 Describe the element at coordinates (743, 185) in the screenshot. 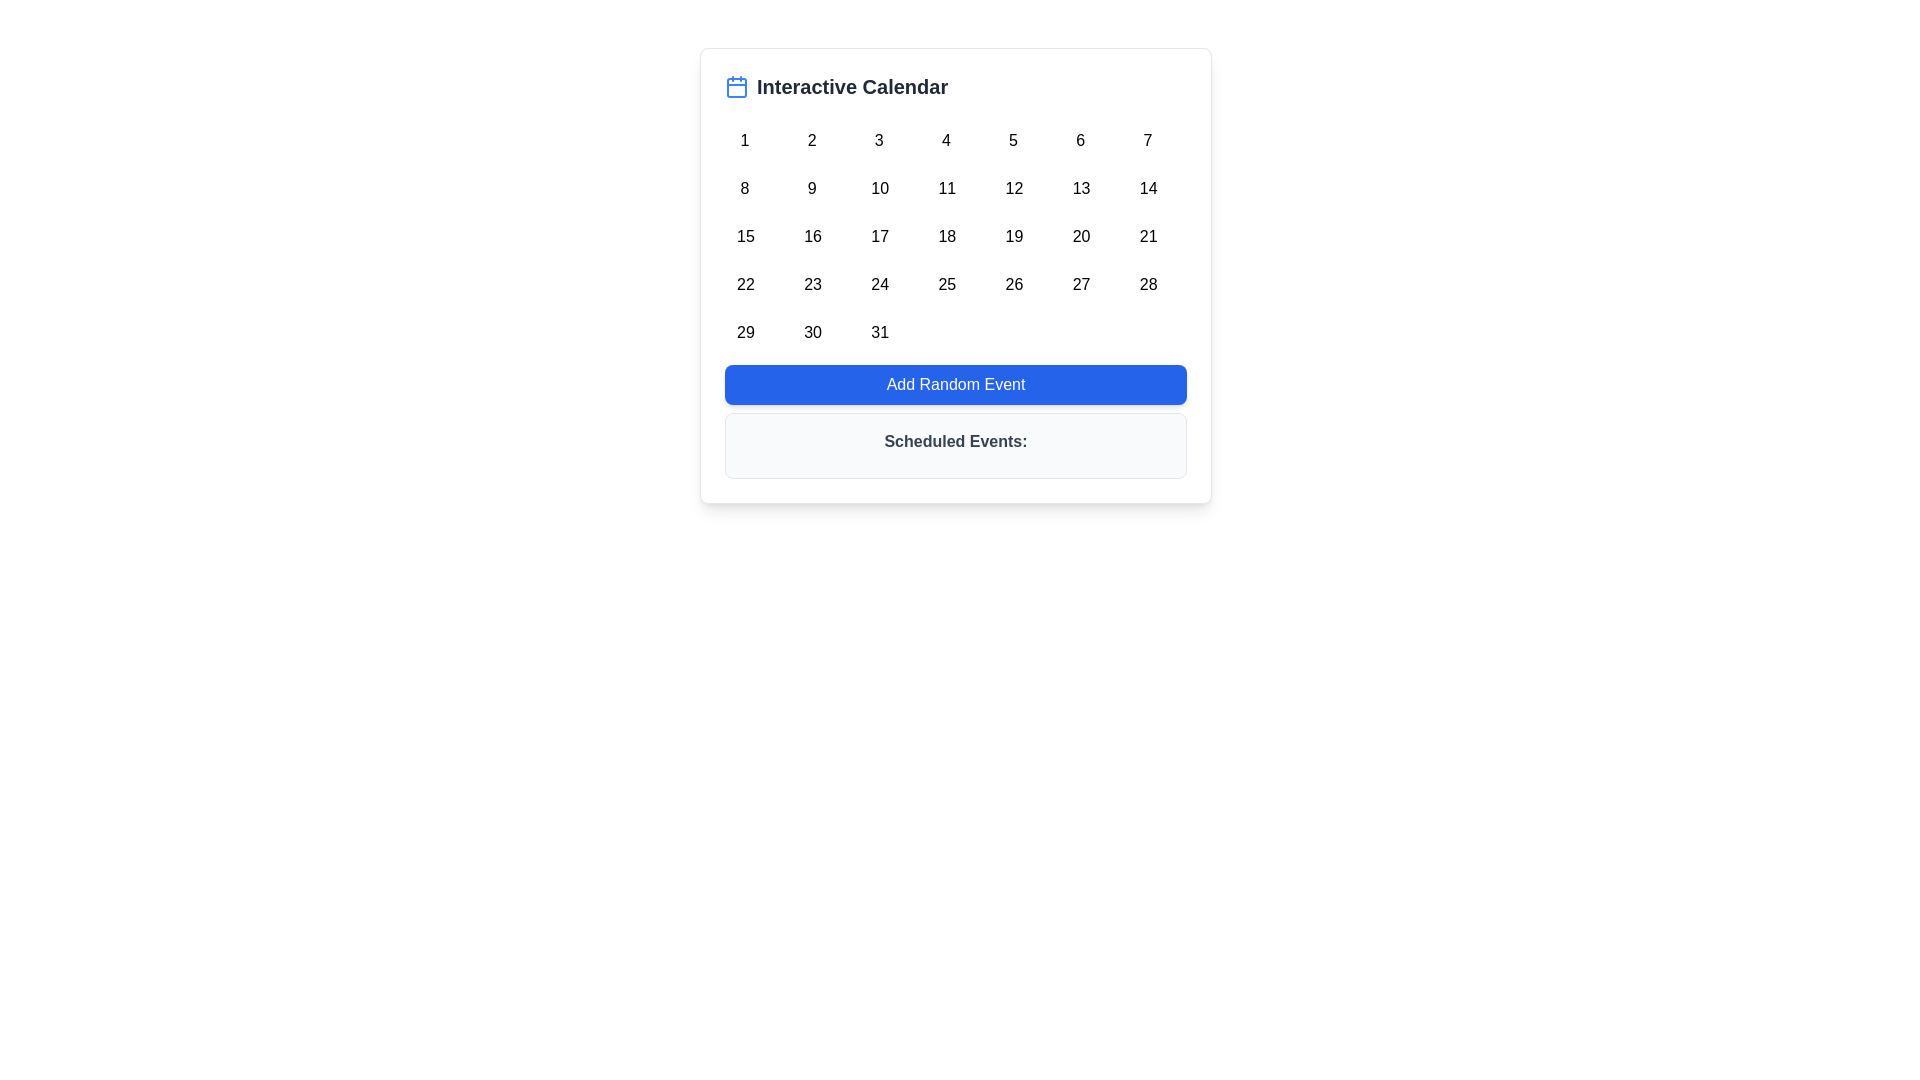

I see `the button representing the eighth day of the month in the calendar interface` at that location.